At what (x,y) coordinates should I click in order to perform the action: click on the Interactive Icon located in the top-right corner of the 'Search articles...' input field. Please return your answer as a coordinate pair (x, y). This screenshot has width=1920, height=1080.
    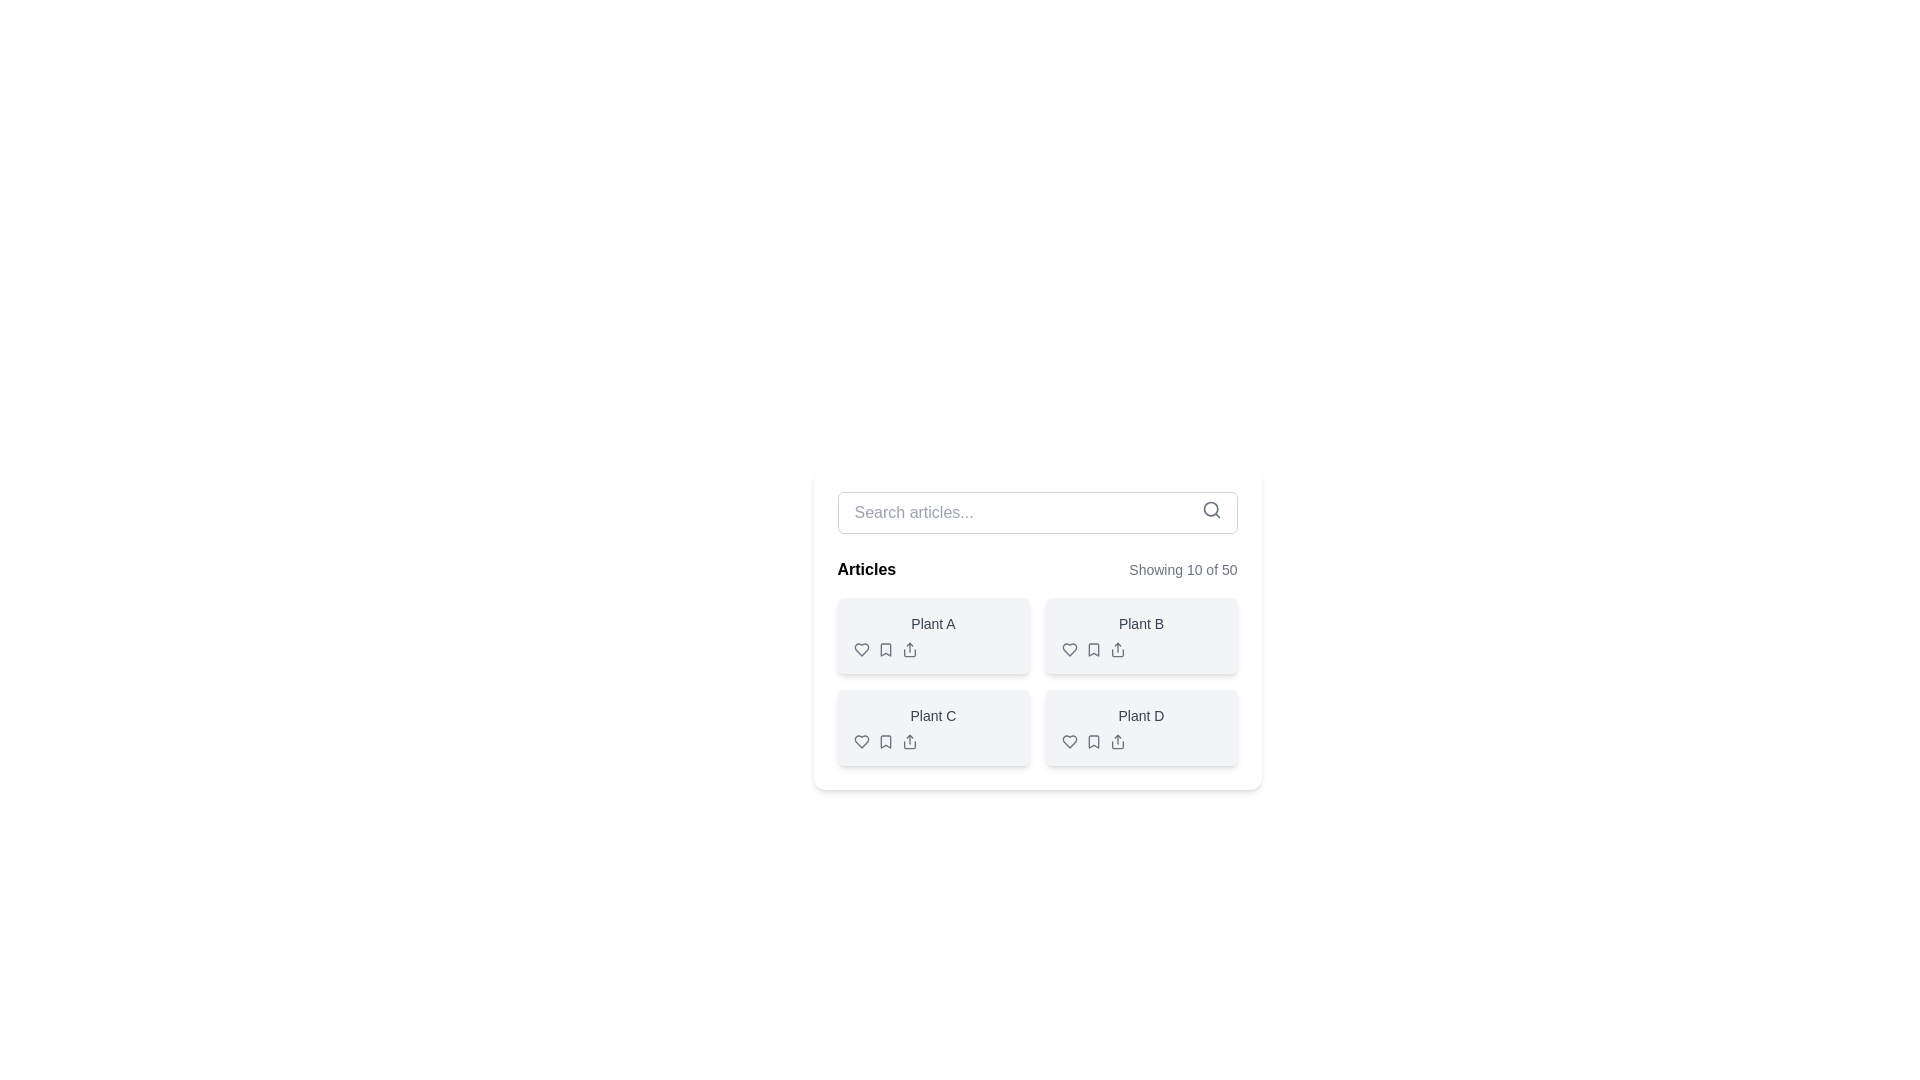
    Looking at the image, I should click on (1210, 508).